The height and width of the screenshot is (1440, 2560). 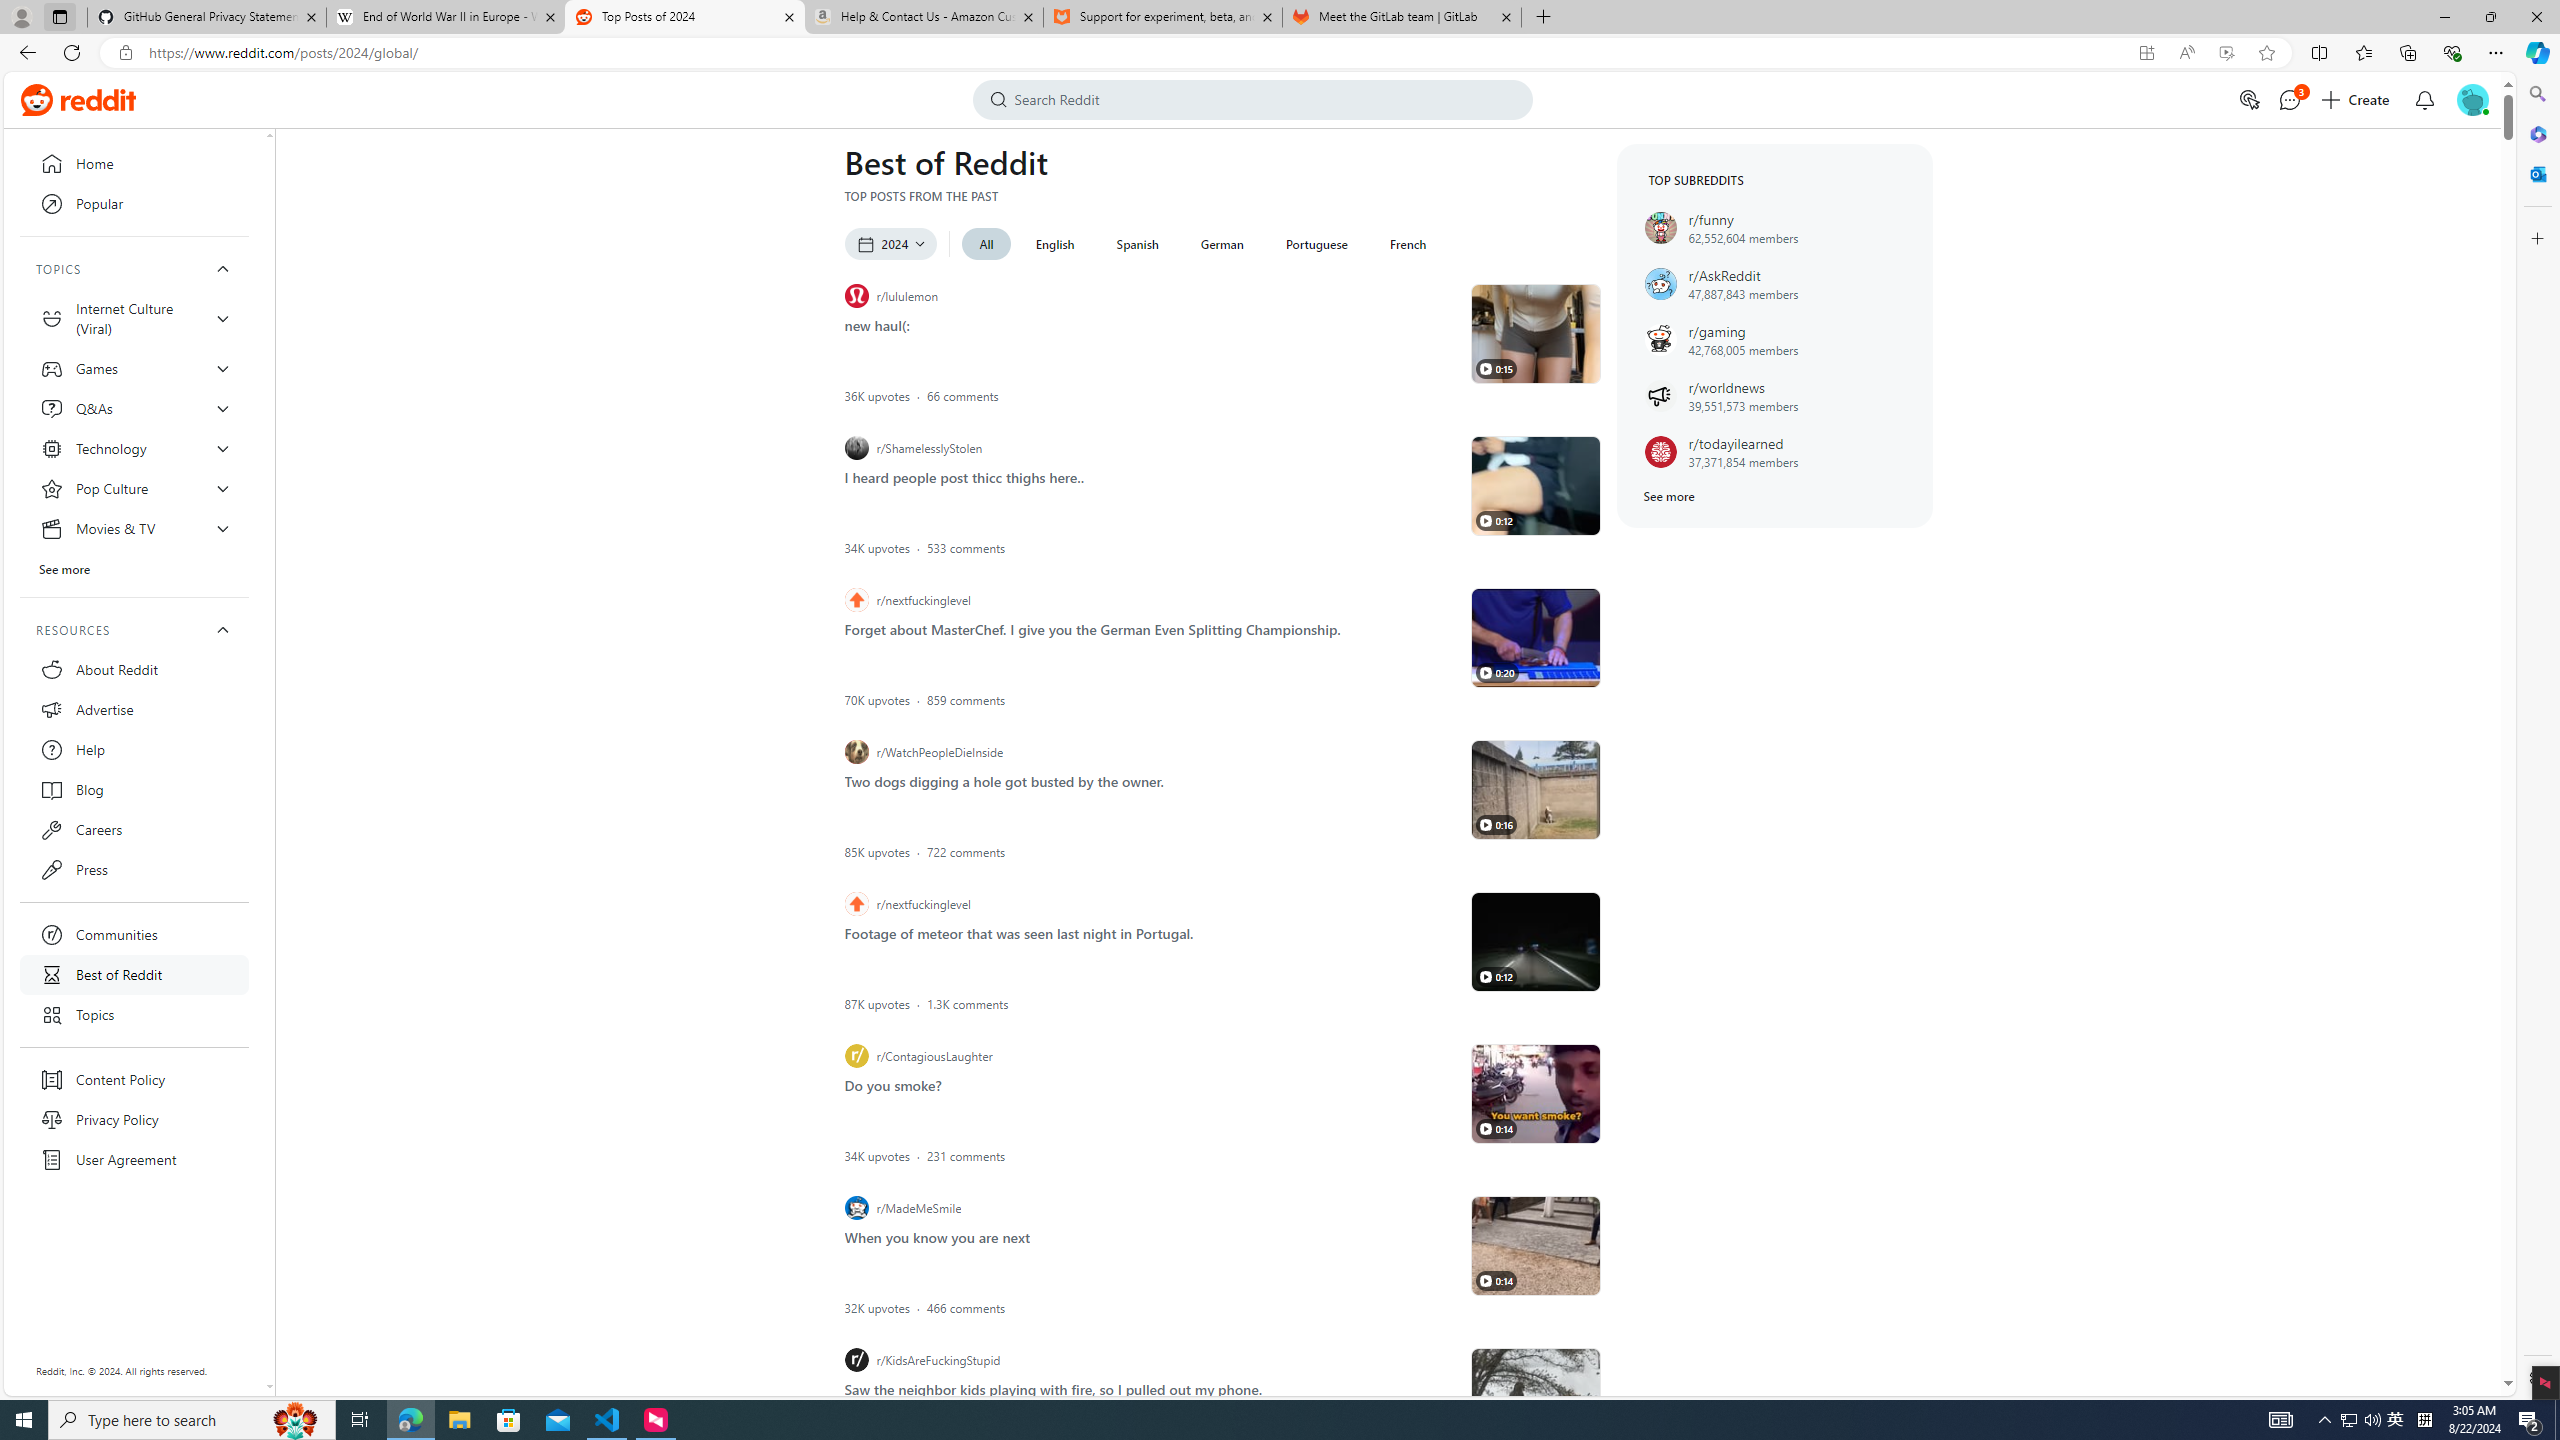 What do you see at coordinates (1774, 340) in the screenshot?
I see `'r/gaming 42,768,005 members'` at bounding box center [1774, 340].